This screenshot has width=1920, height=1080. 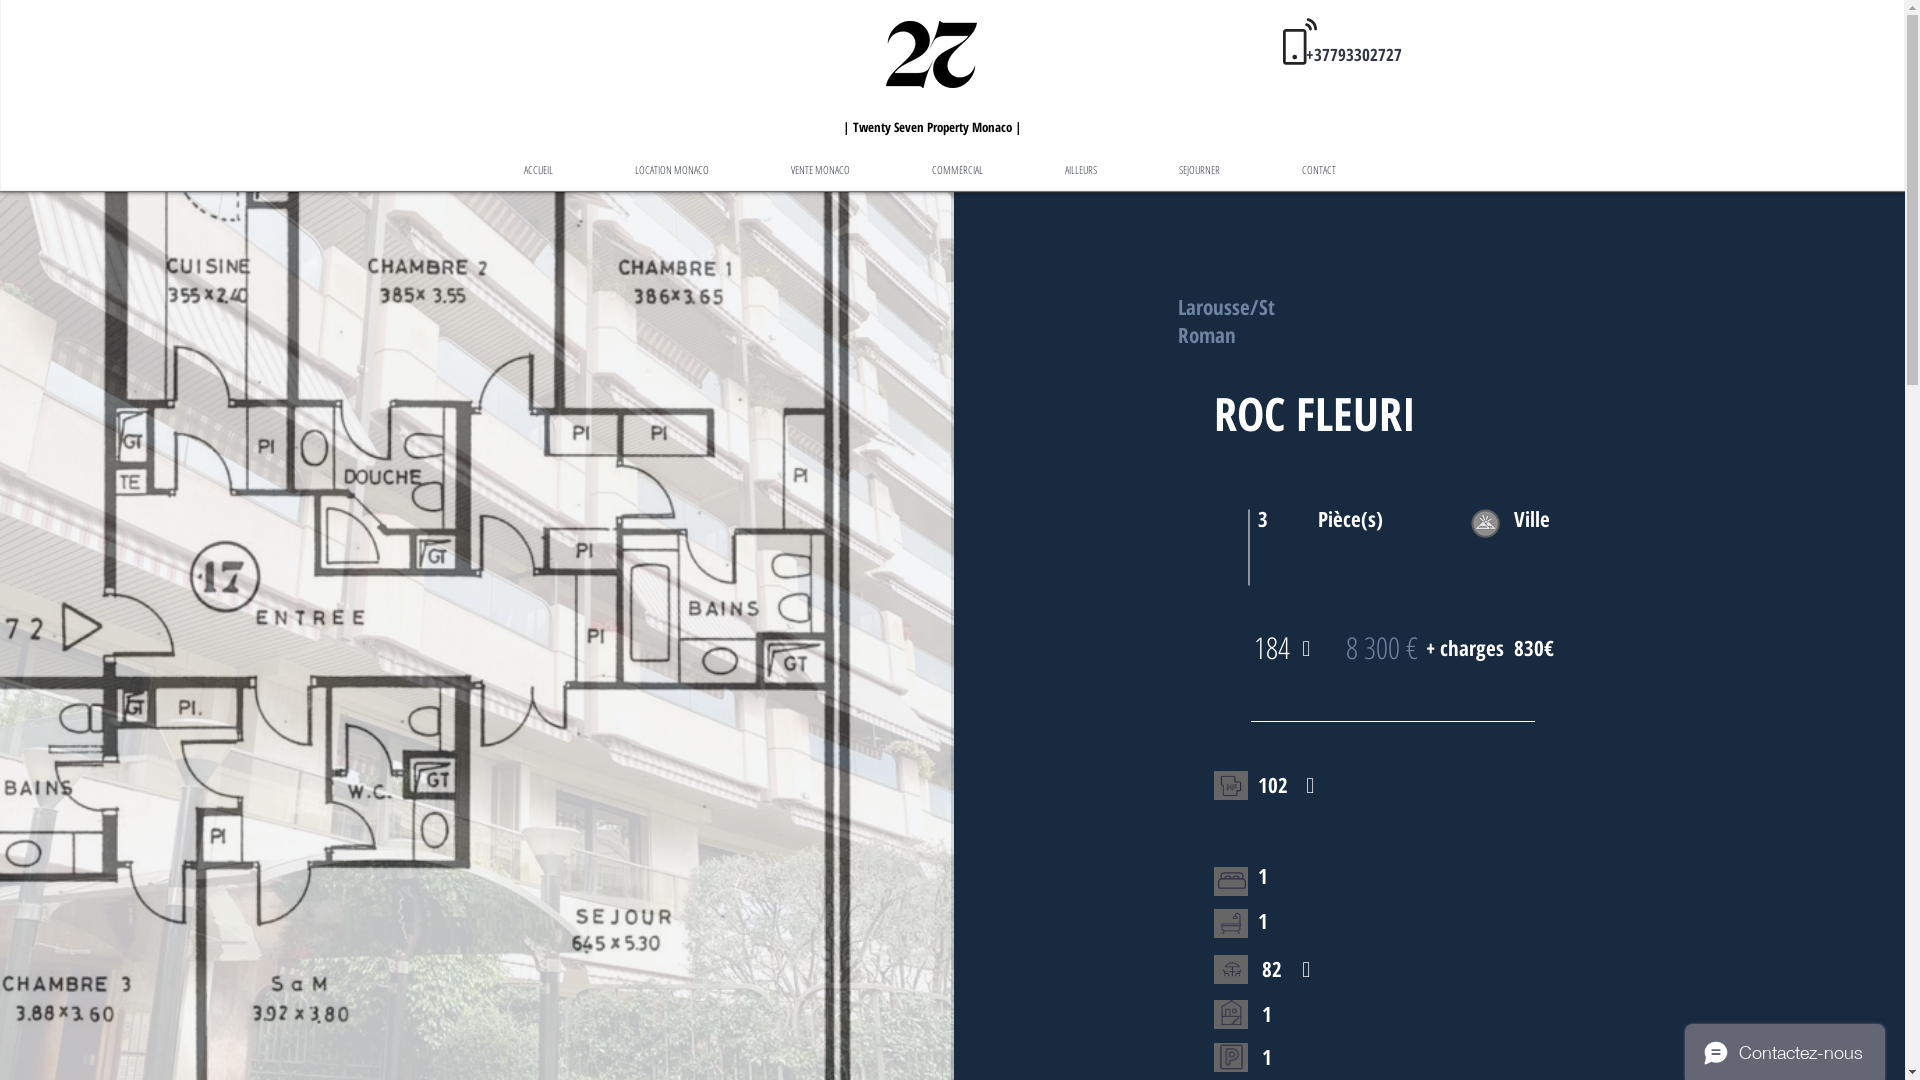 What do you see at coordinates (672, 168) in the screenshot?
I see `'LOCATION MONACO'` at bounding box center [672, 168].